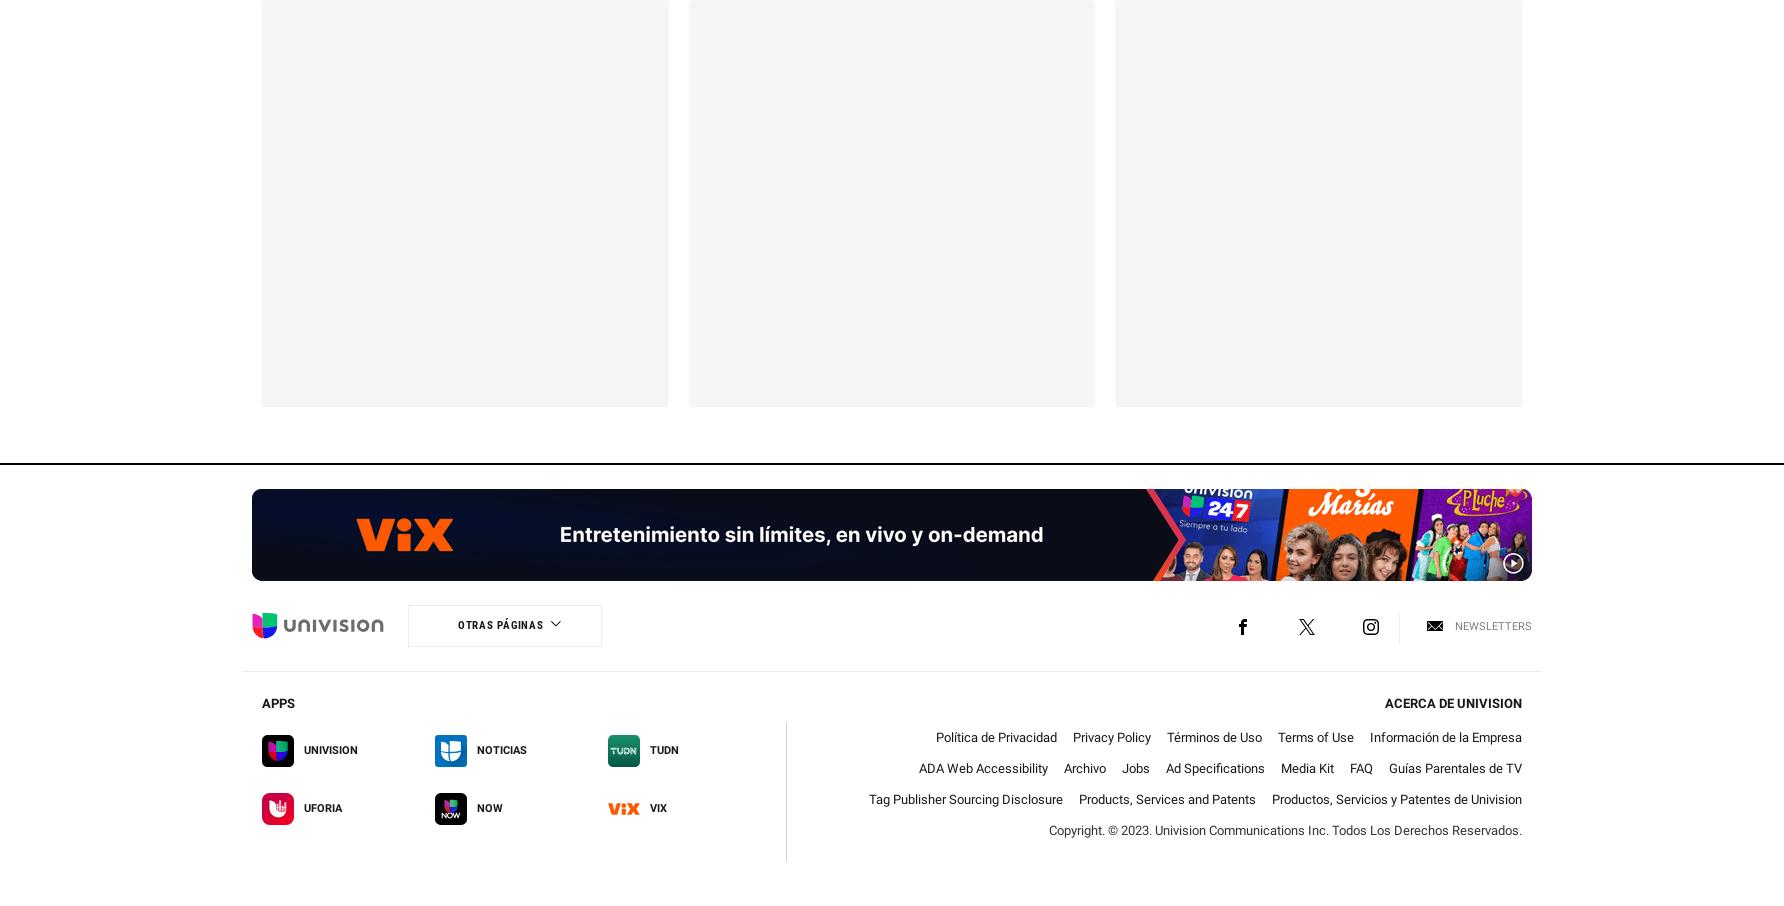 This screenshot has width=1784, height=906. I want to click on 'Tag Publisher Sourcing Disclosure', so click(964, 798).